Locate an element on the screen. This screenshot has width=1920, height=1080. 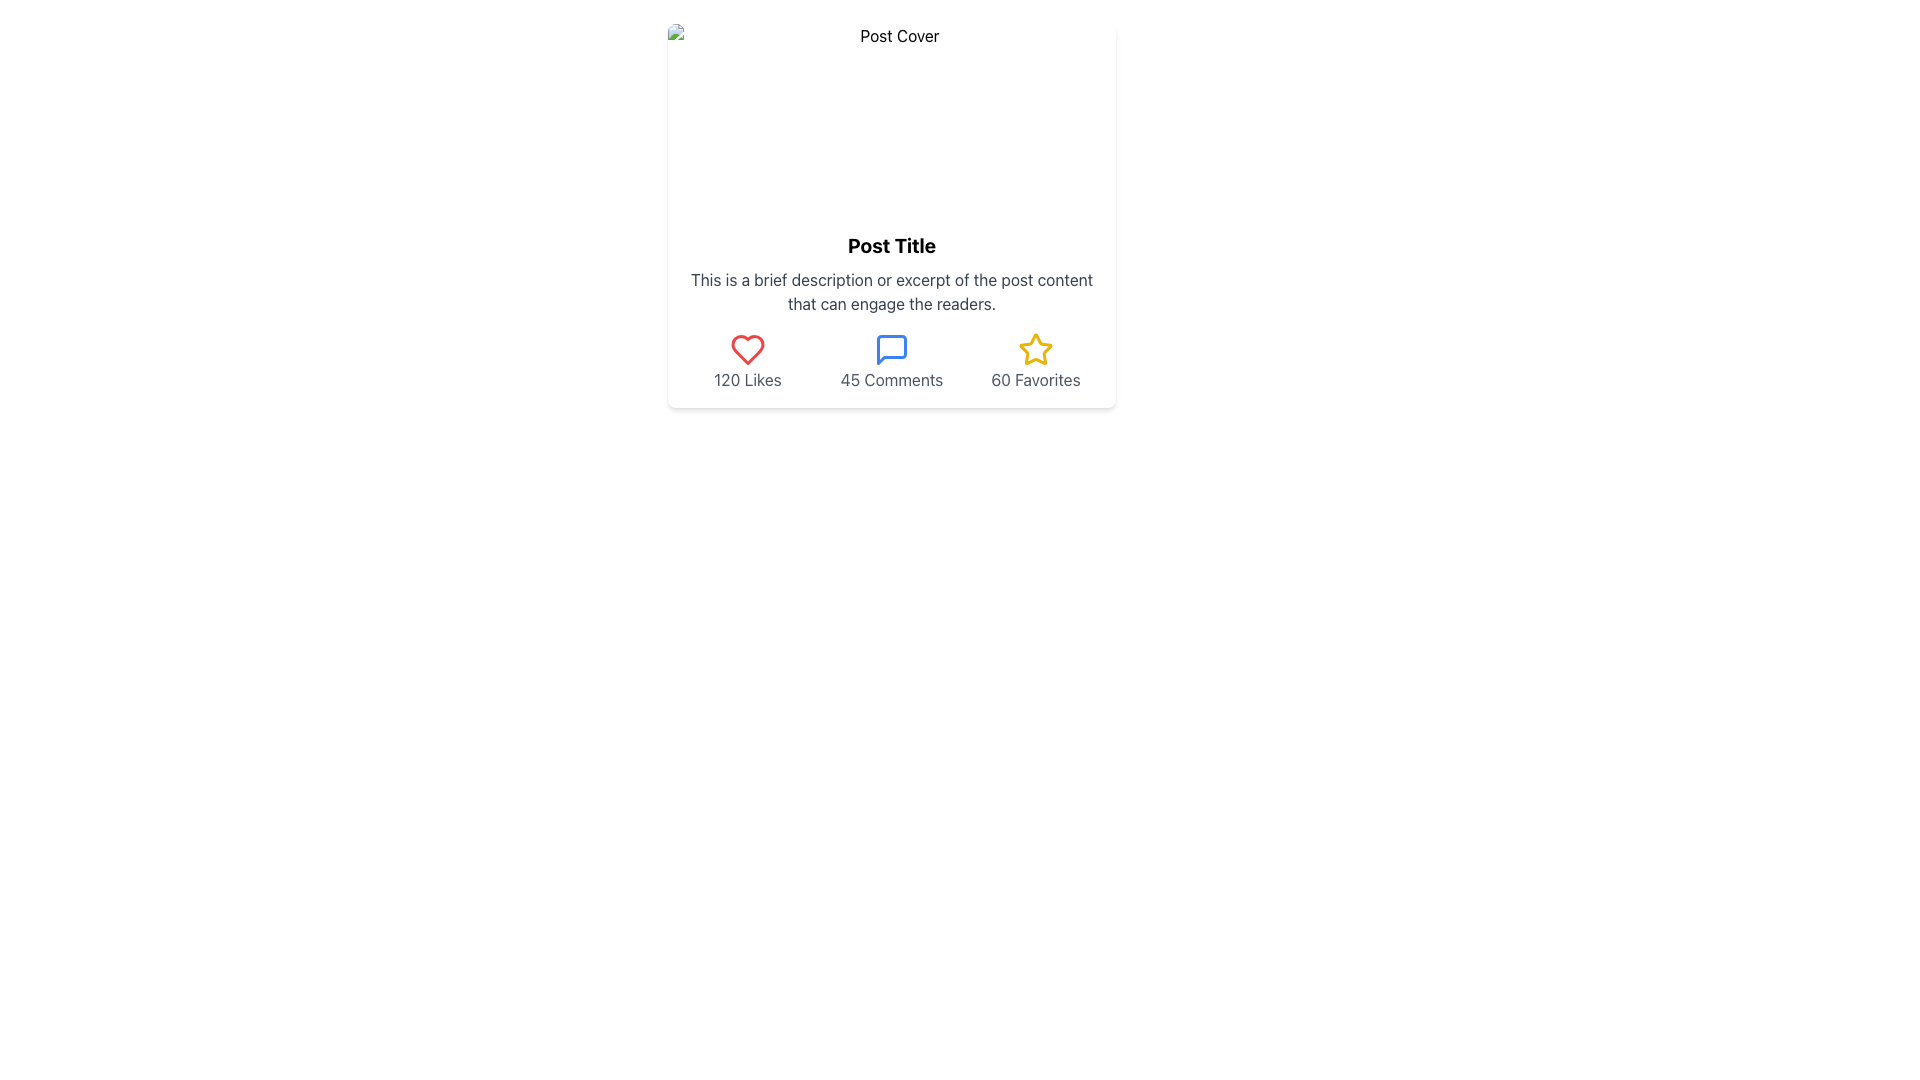
the blue speech bubble icon that symbolizes communication, located in the group displaying '45 Comments' is located at coordinates (891, 349).